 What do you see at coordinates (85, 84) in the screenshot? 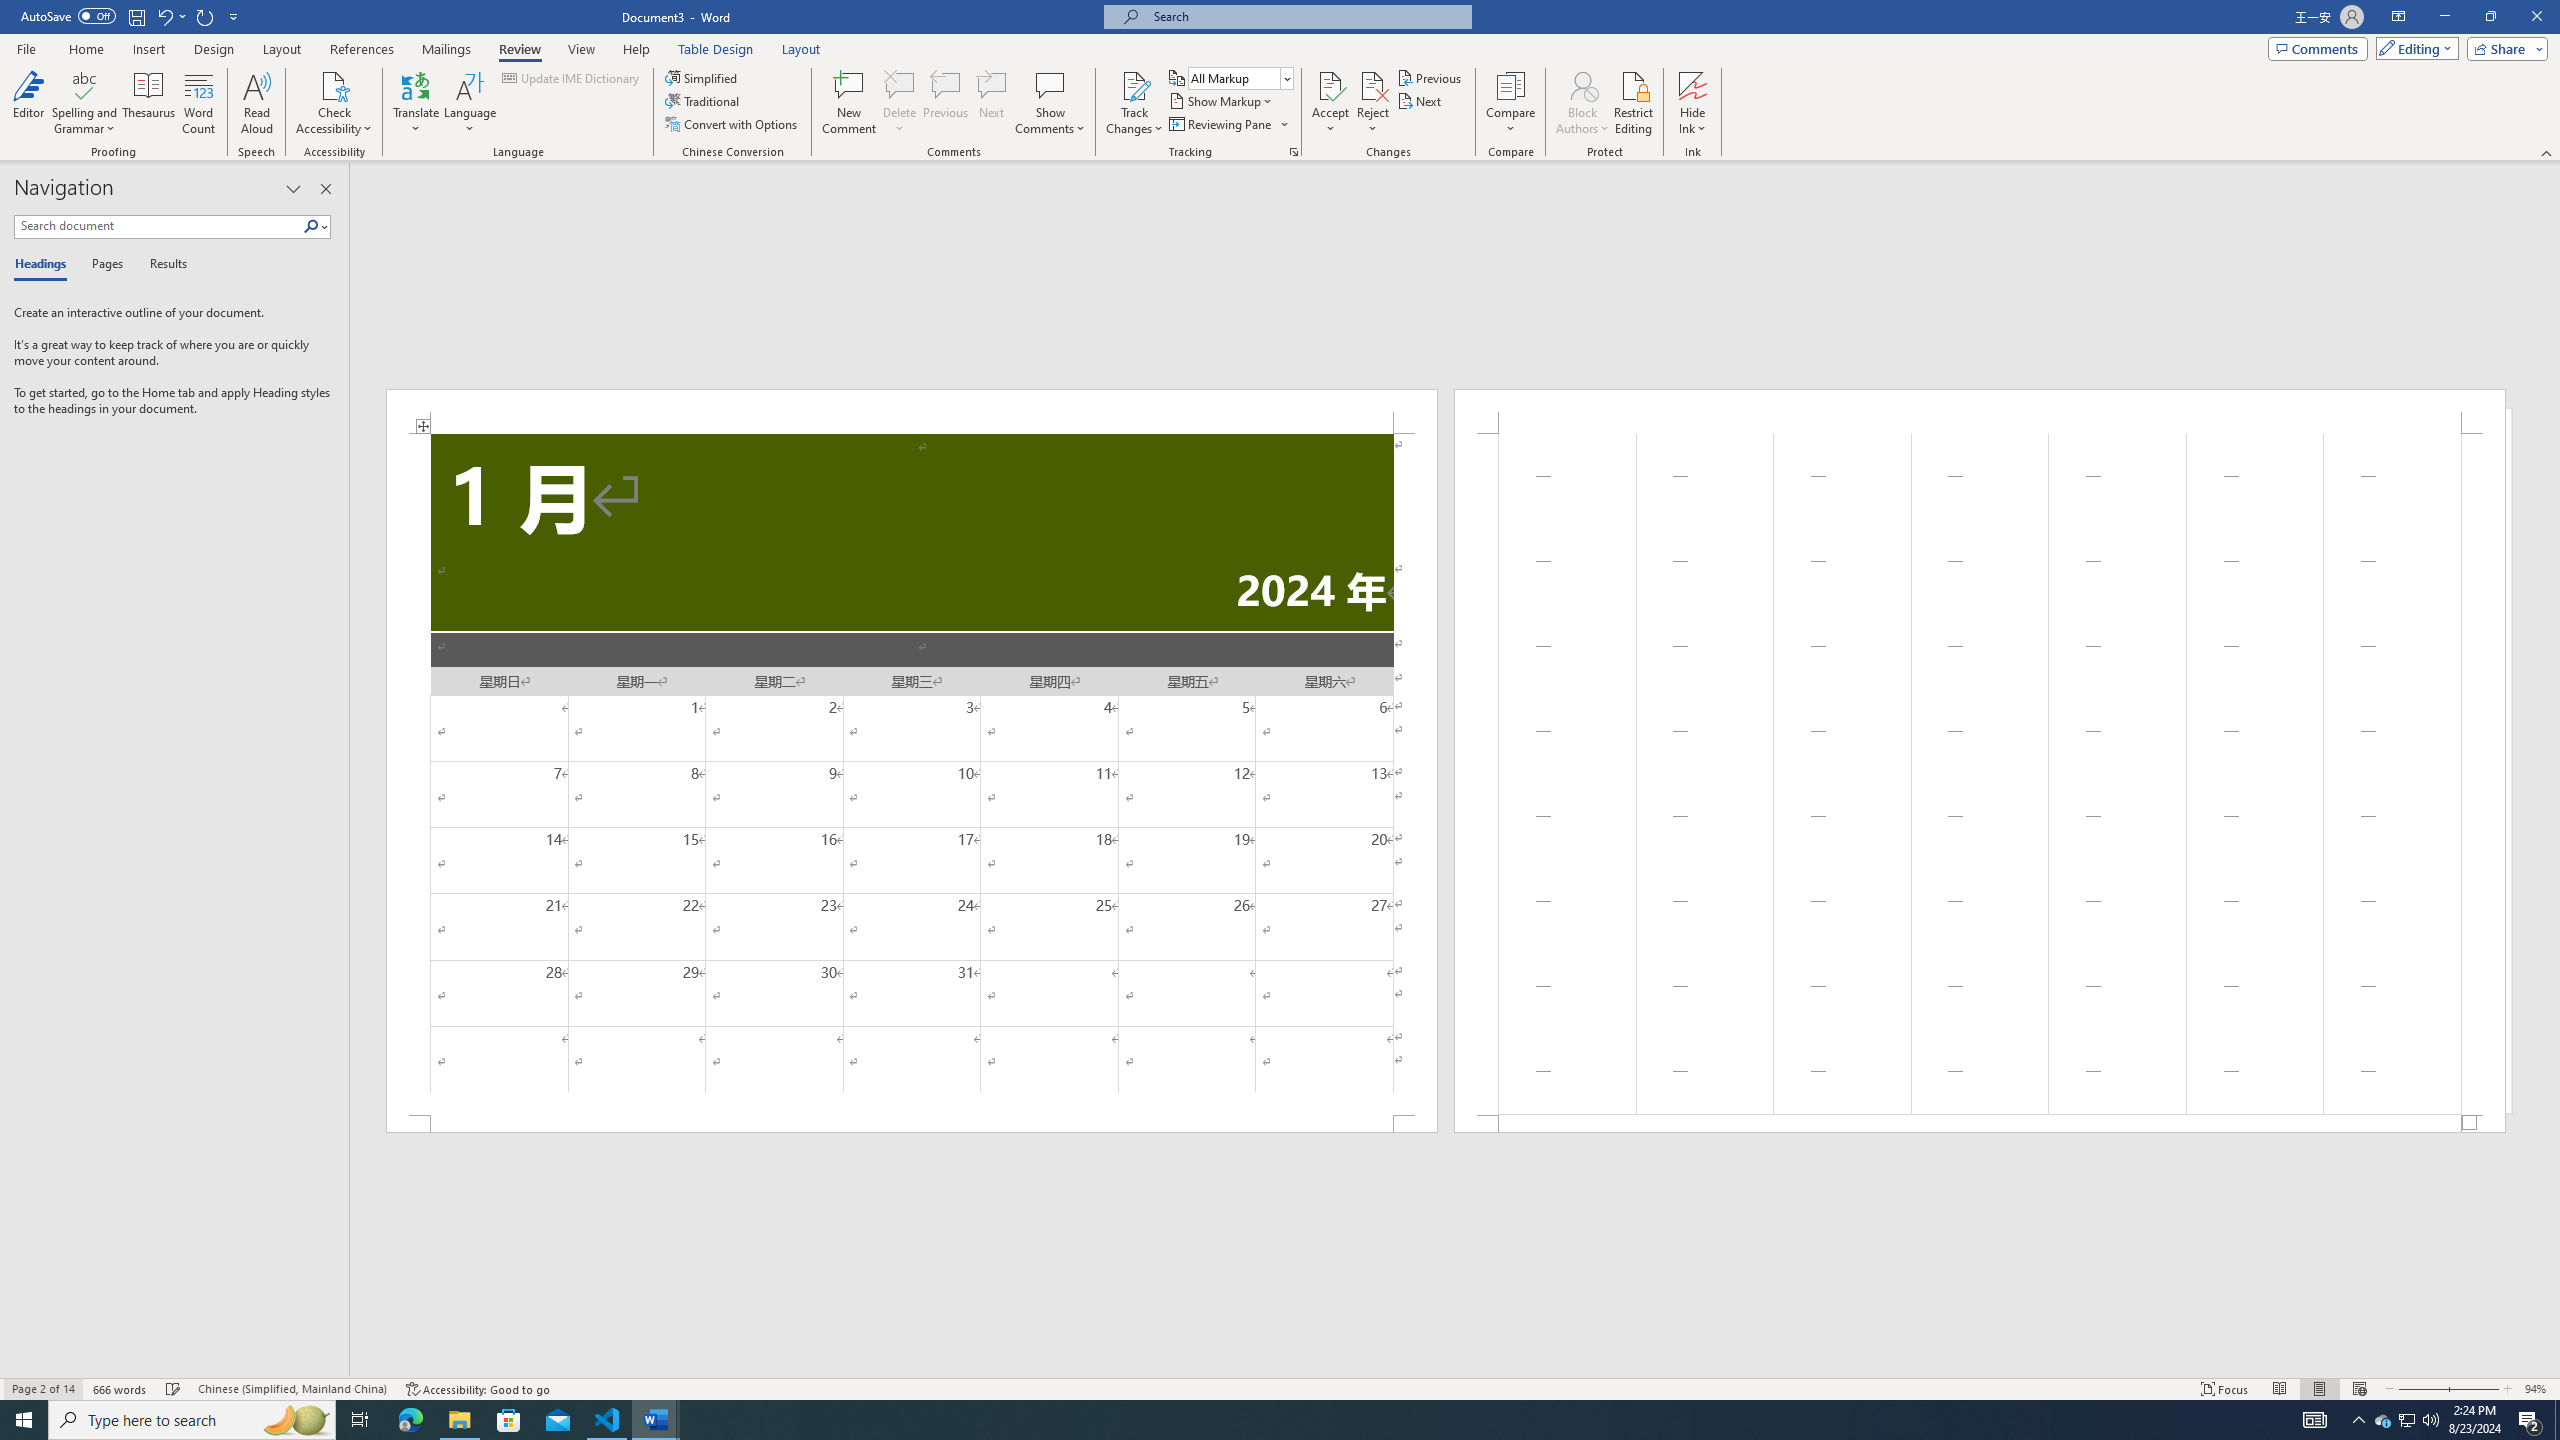
I see `'Spelling and Grammar'` at bounding box center [85, 84].